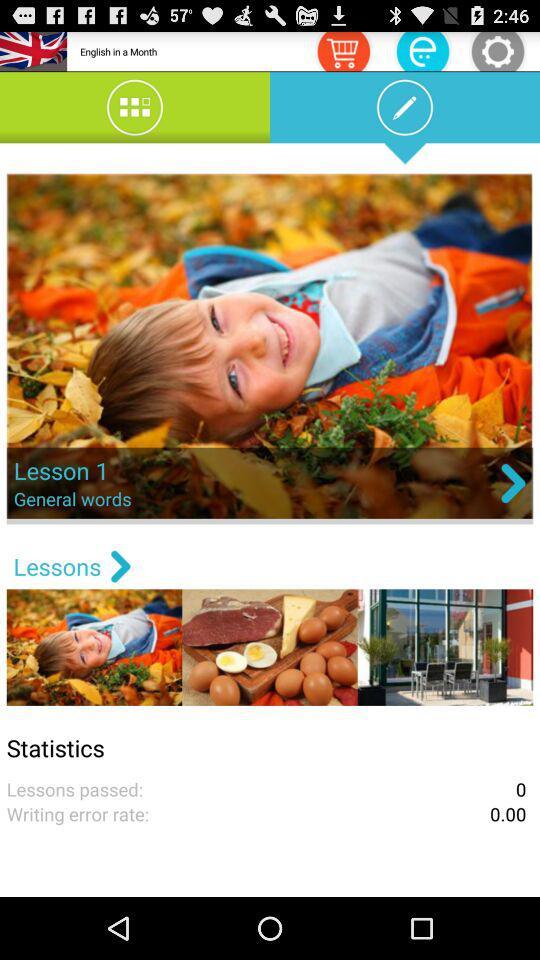 This screenshot has width=540, height=960. Describe the element at coordinates (270, 348) in the screenshot. I see `start first lesson` at that location.